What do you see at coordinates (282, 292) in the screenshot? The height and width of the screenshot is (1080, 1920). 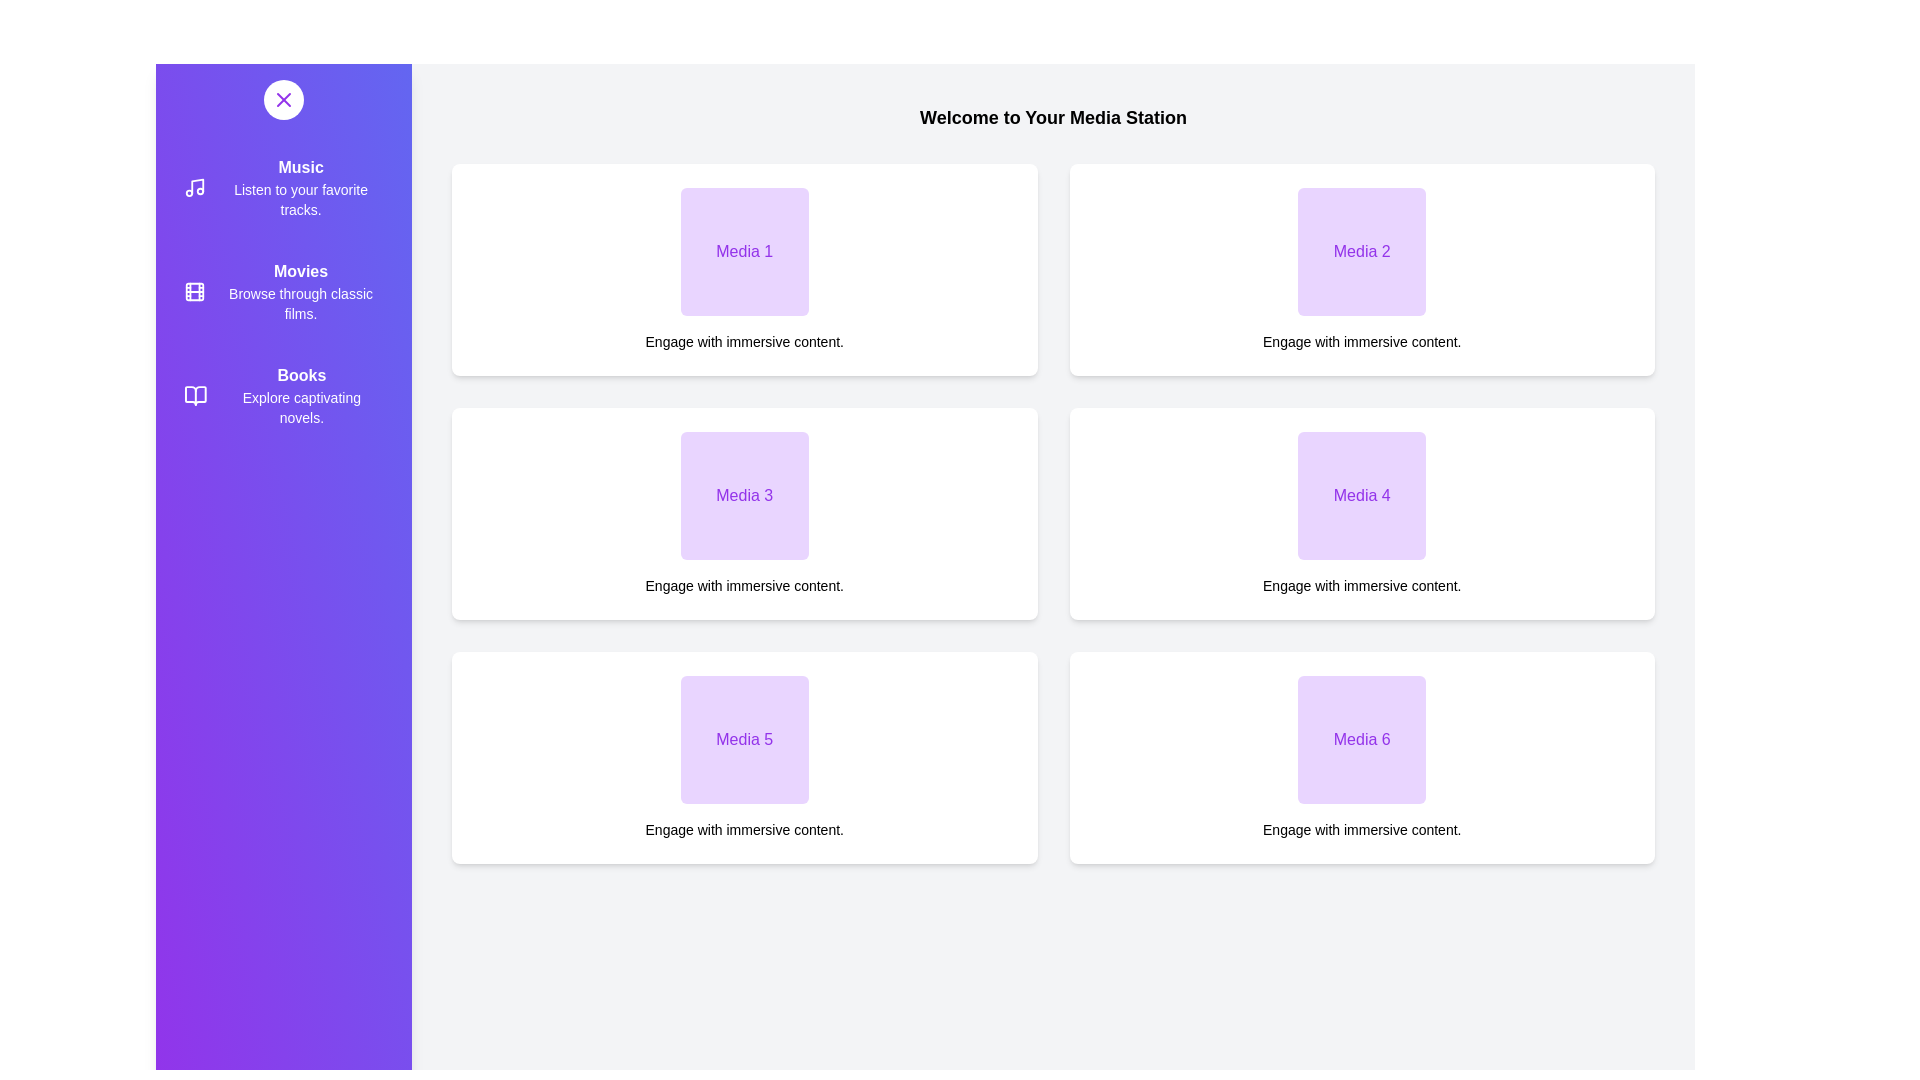 I see `the media category Movies to view its description` at bounding box center [282, 292].